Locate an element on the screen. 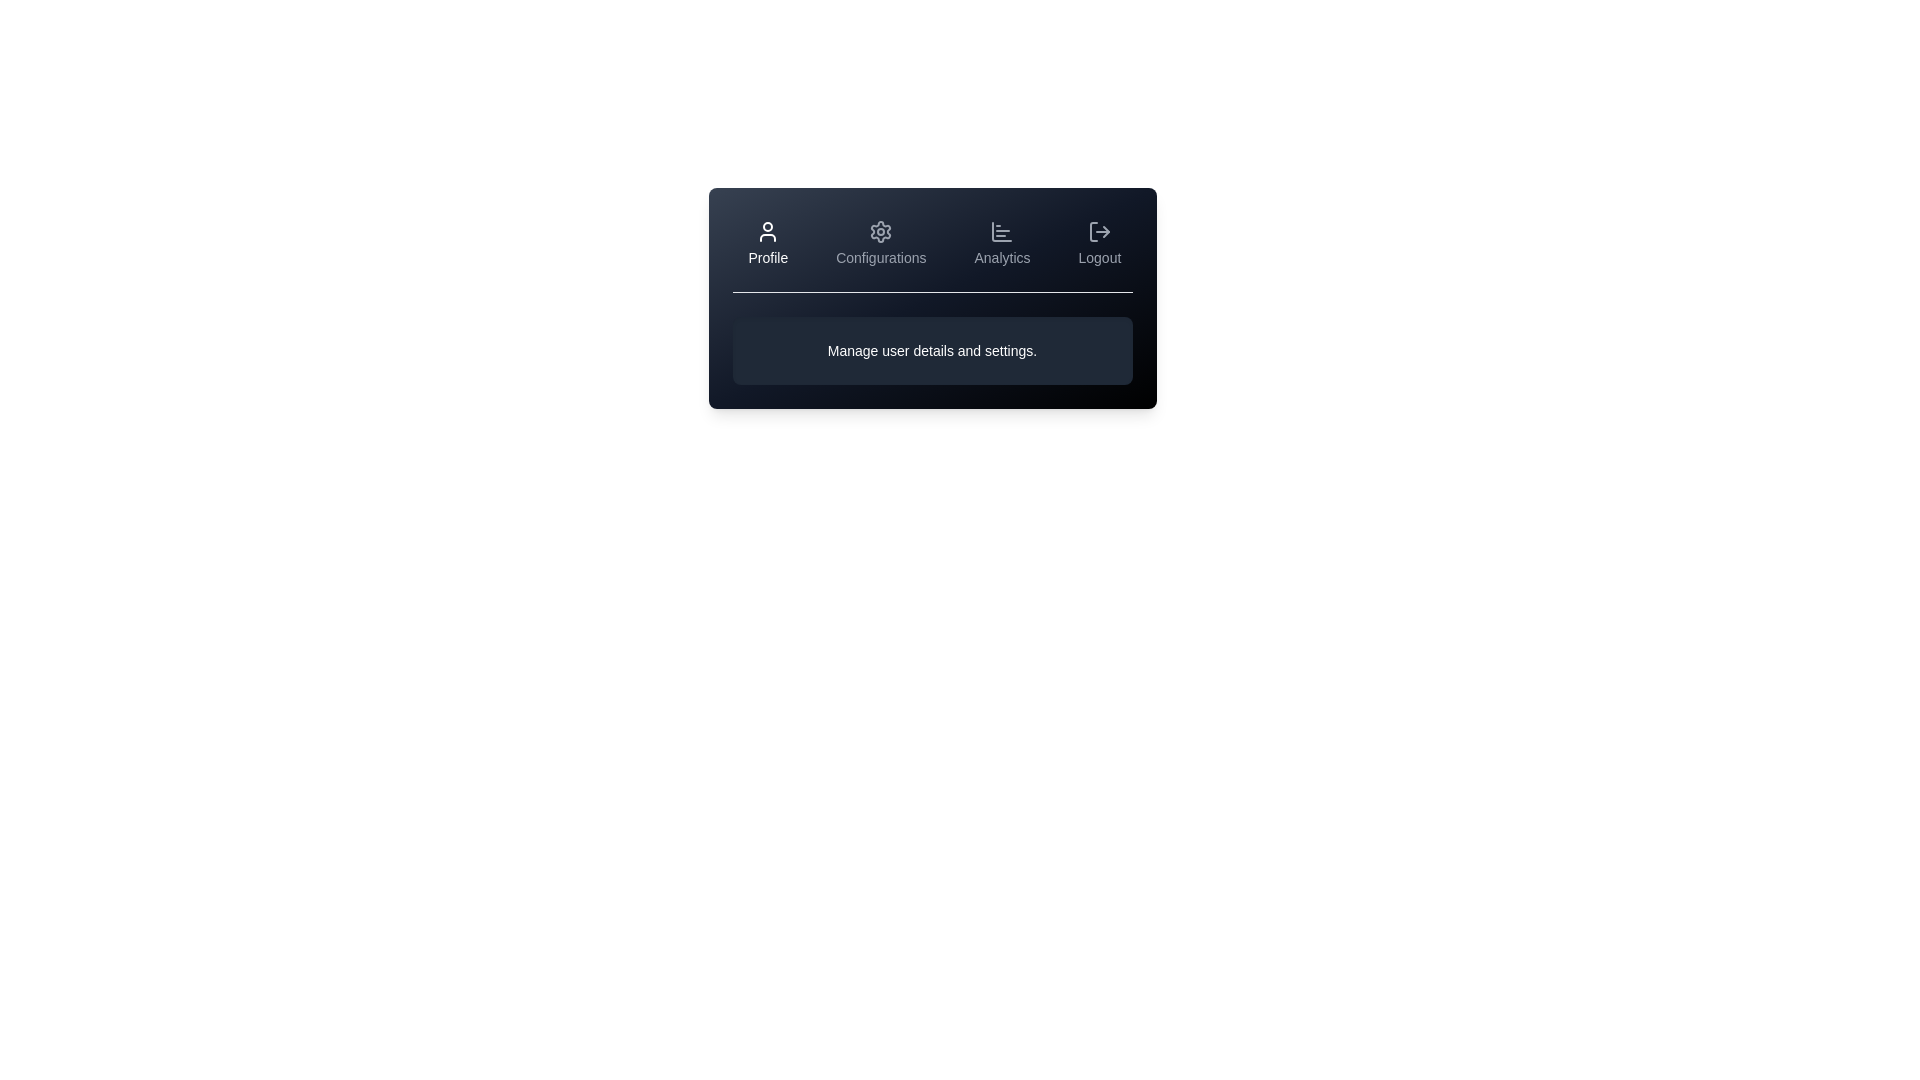 The width and height of the screenshot is (1920, 1080). the Logout tab to view its content is located at coordinates (1098, 242).